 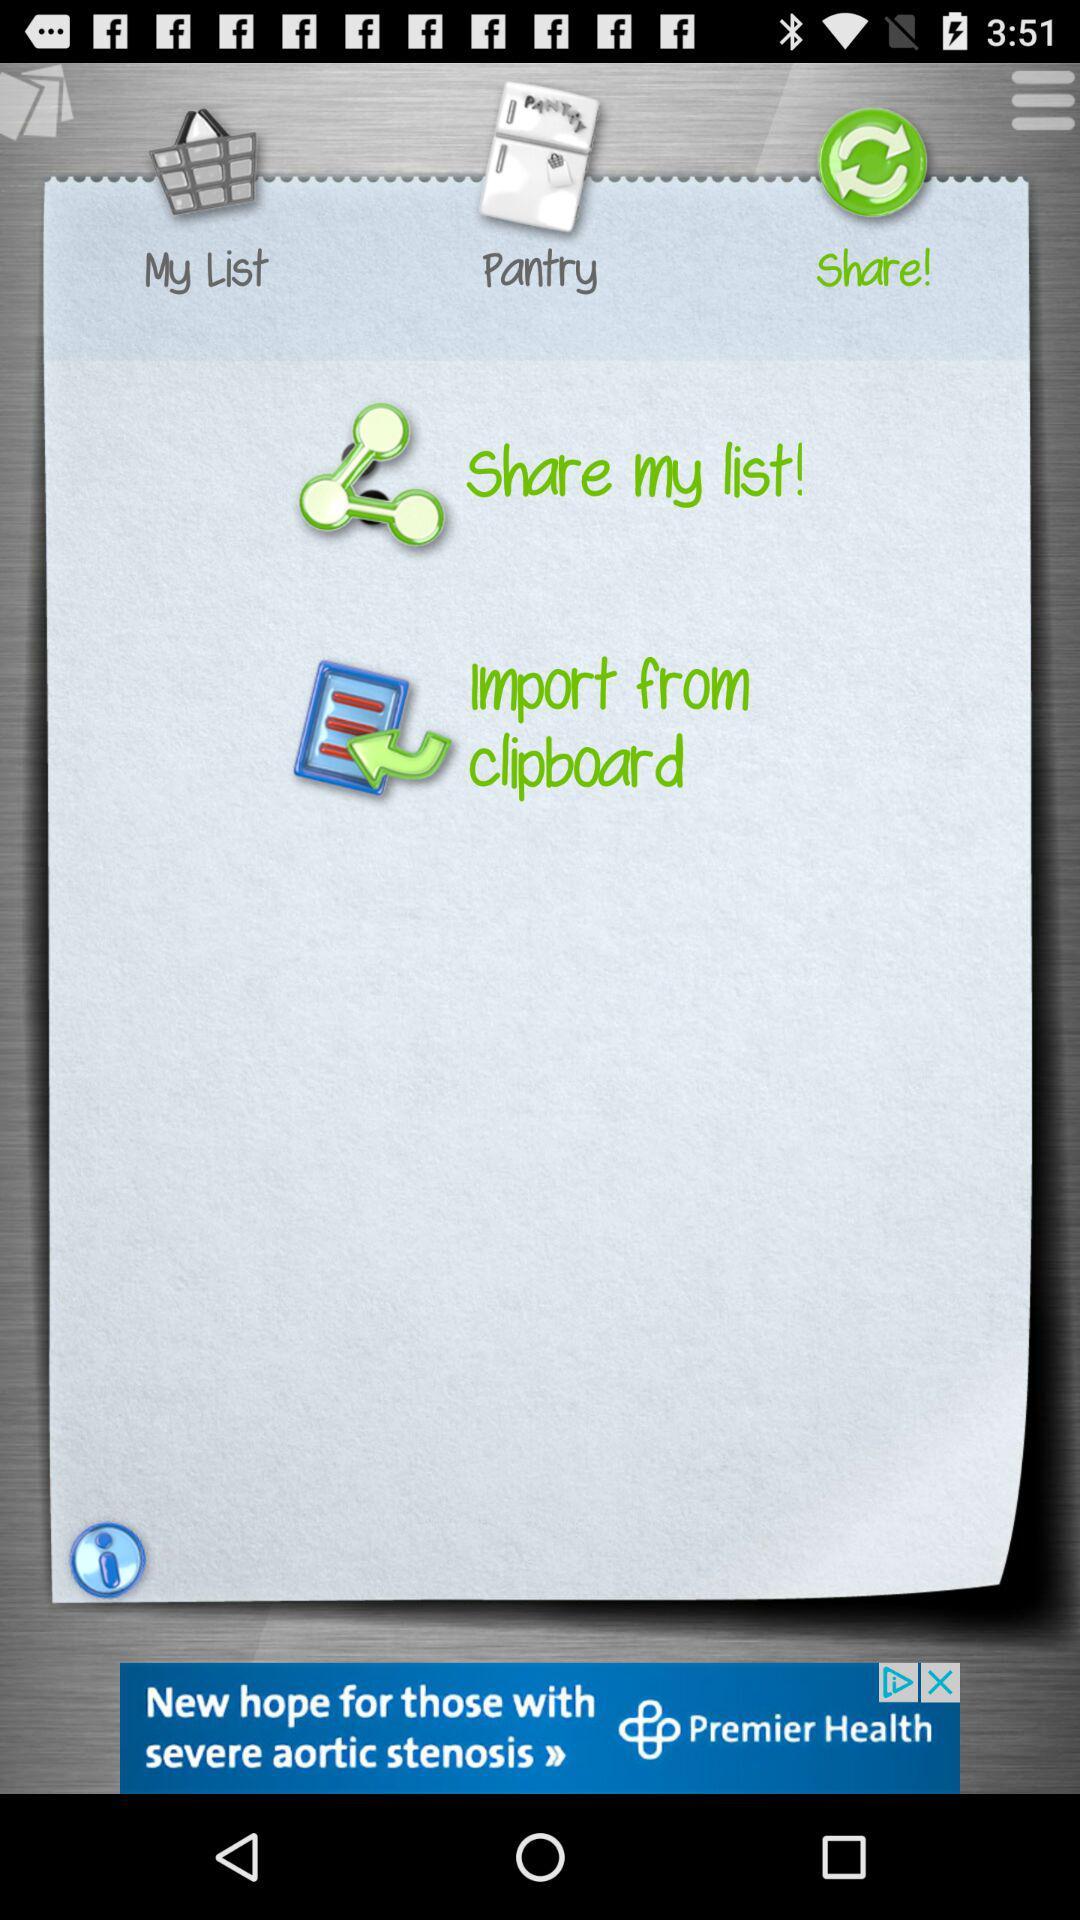 I want to click on click the pantry option, so click(x=538, y=165).